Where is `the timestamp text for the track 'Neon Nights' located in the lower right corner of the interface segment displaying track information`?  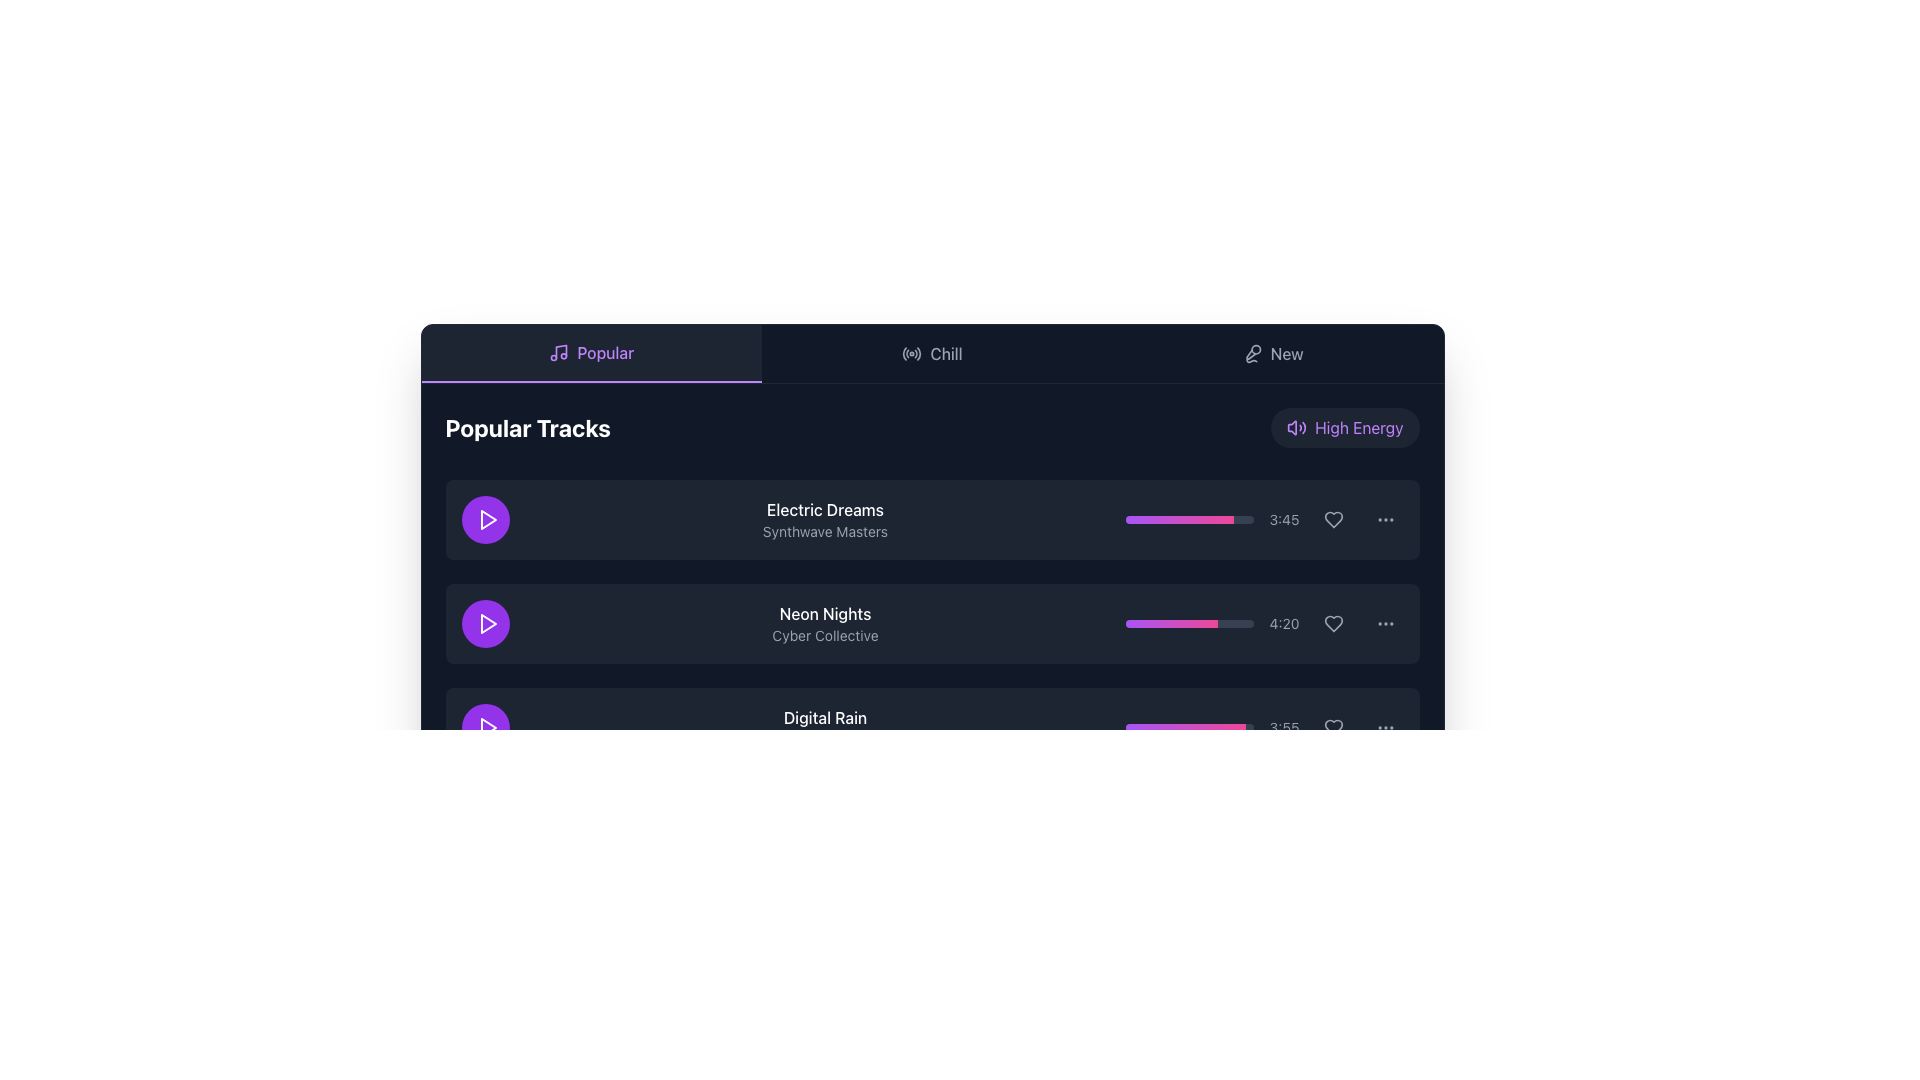
the timestamp text for the track 'Neon Nights' located in the lower right corner of the interface segment displaying track information is located at coordinates (1284, 623).